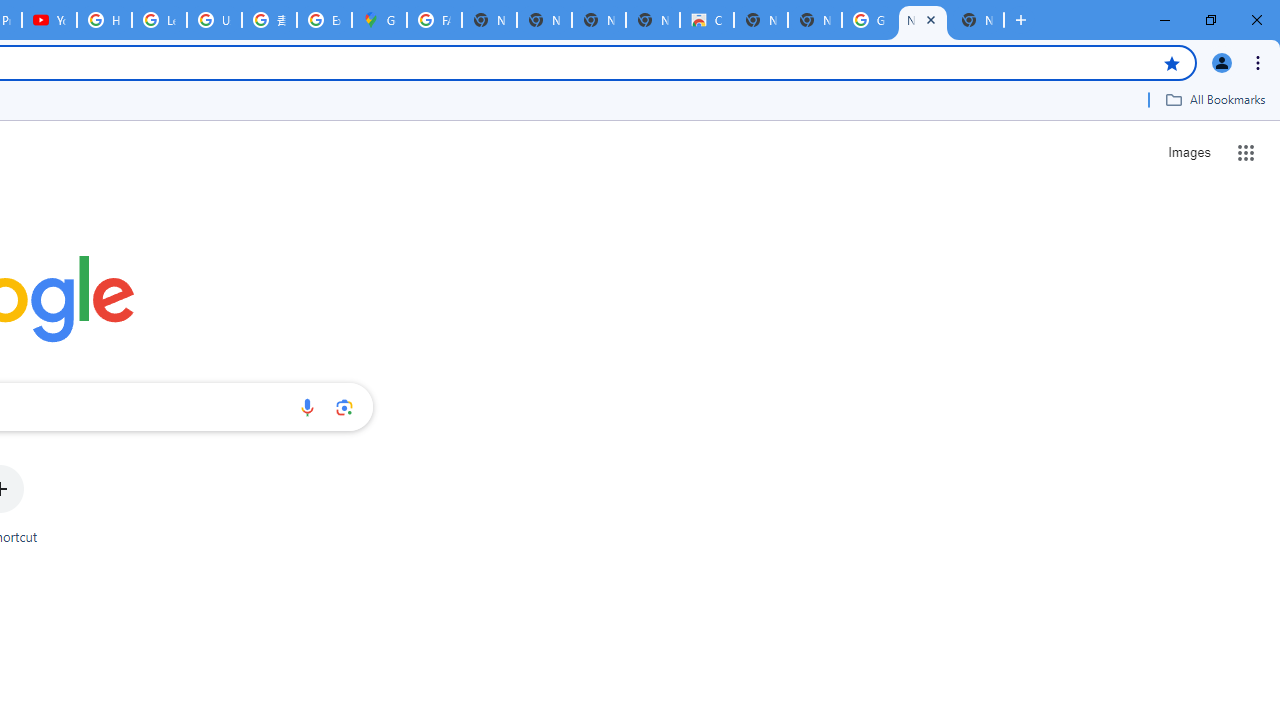 The width and height of the screenshot is (1280, 720). I want to click on 'Chrome Web Store', so click(706, 20).